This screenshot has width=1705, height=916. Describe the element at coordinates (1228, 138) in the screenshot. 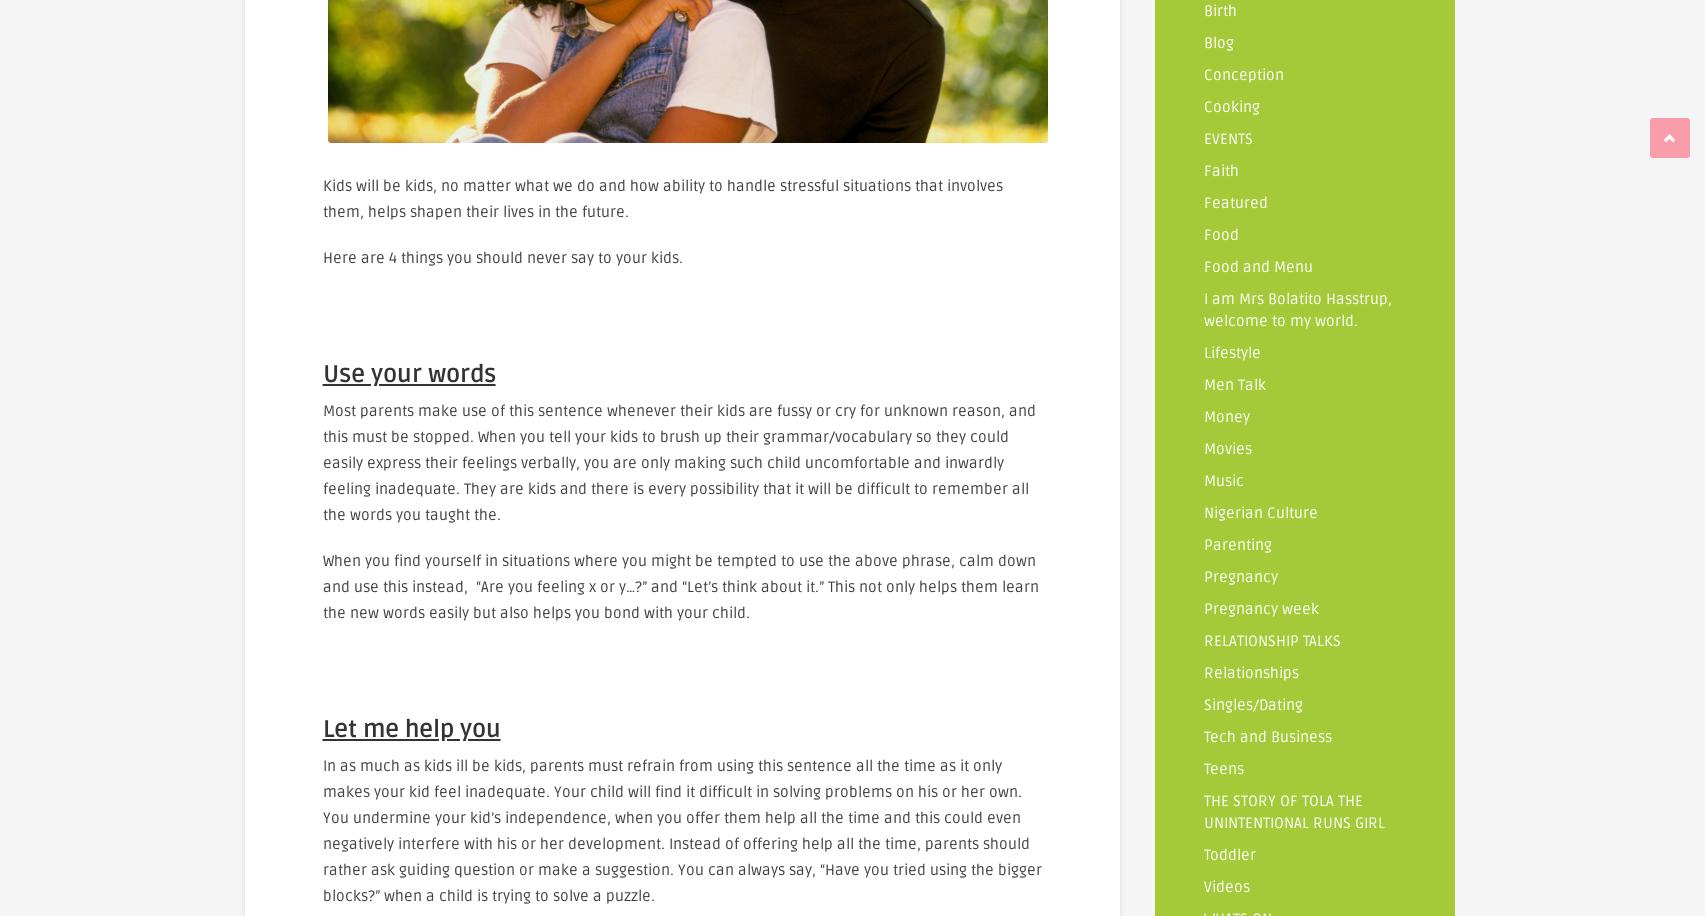

I see `'EVENTS'` at that location.